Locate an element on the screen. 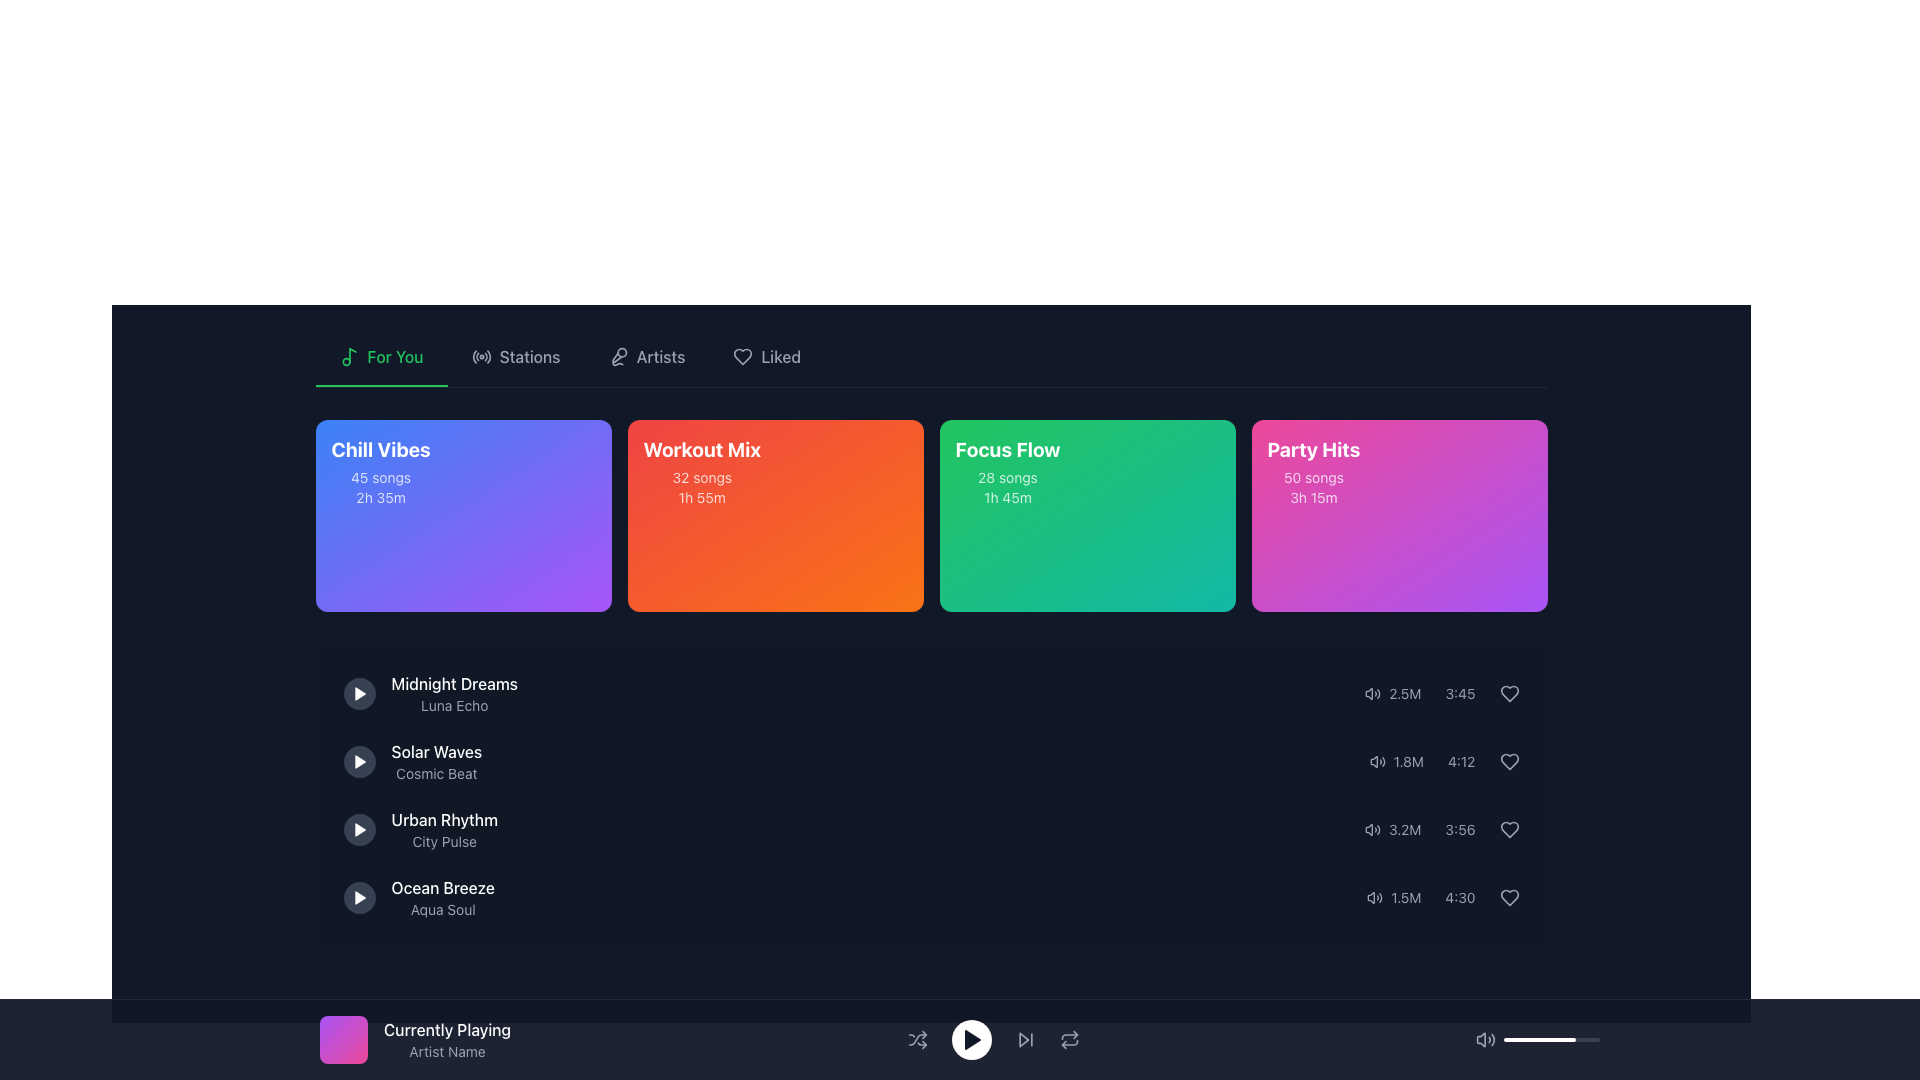  the text label displaying the title 'Midnight Dreams' and artist 'Luna Echo', which is positioned to the right of the play button is located at coordinates (453, 693).